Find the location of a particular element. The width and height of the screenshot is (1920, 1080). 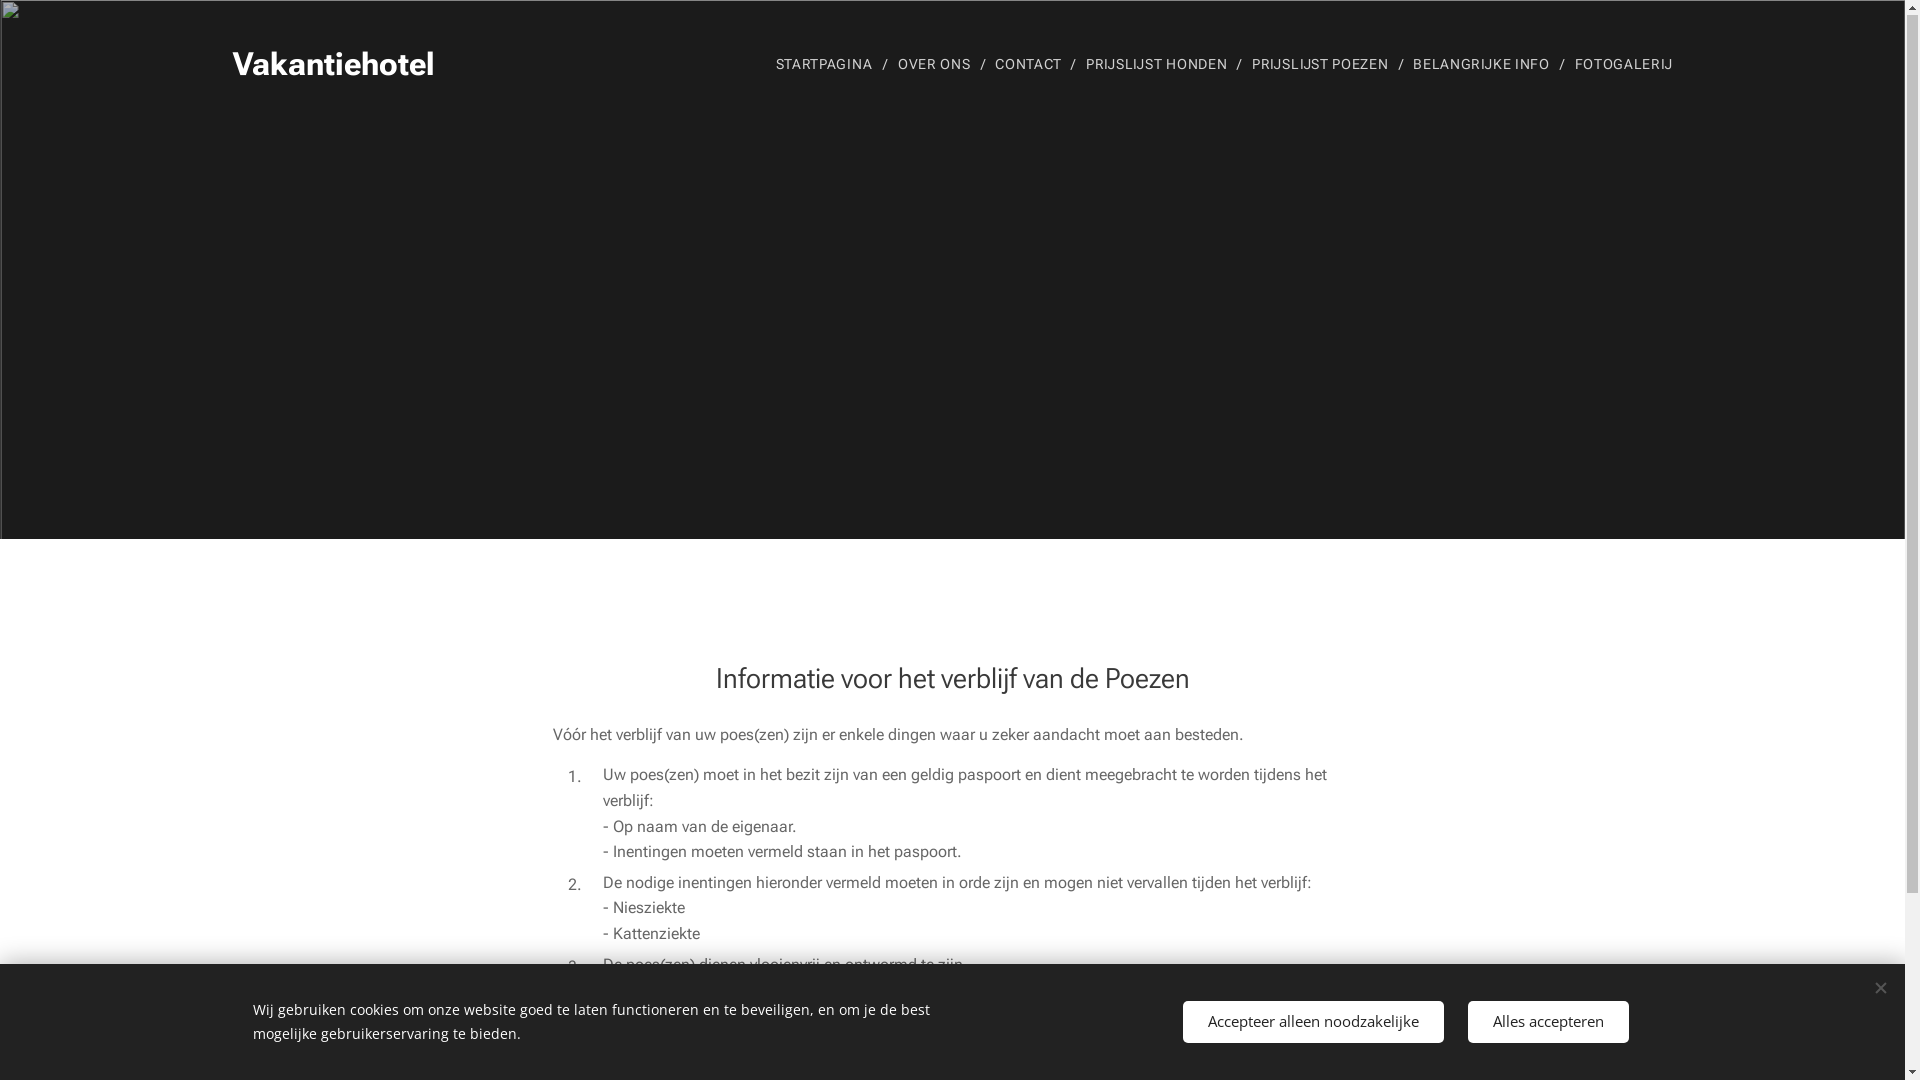

'OVER ONS' is located at coordinates (935, 64).